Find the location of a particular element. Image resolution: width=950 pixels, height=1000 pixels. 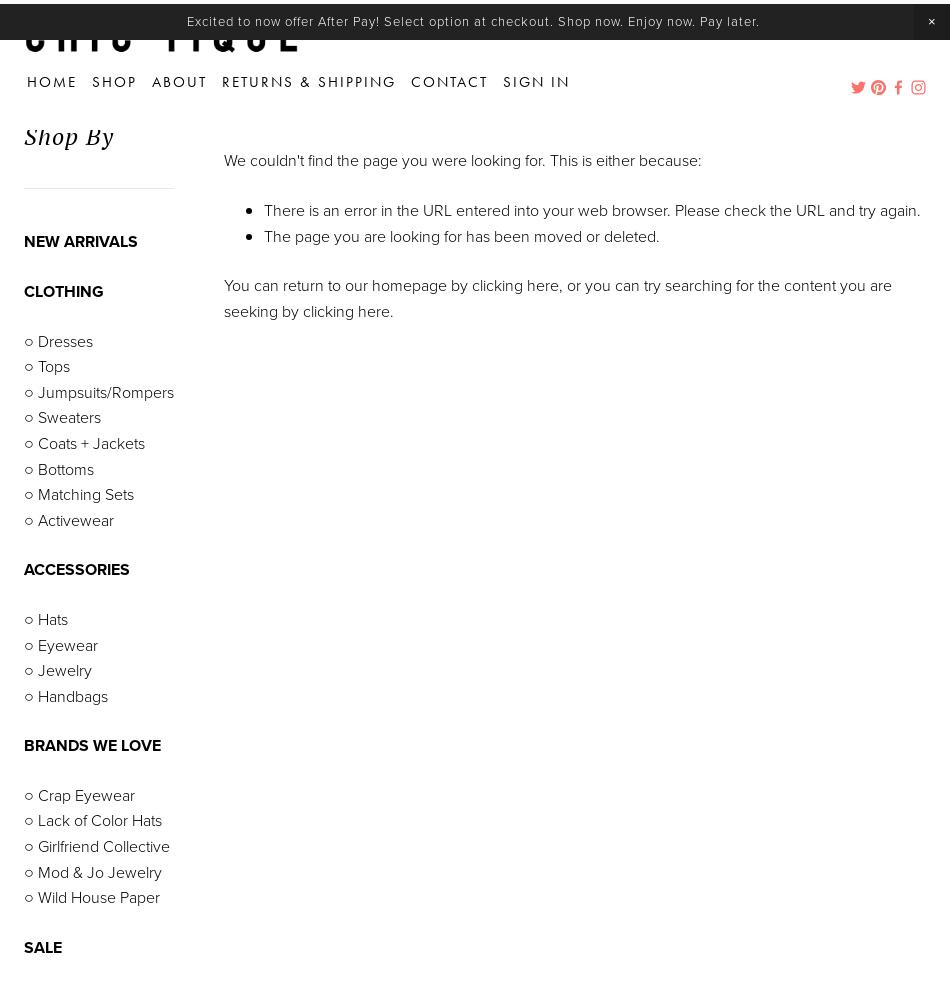

'○ Lack' is located at coordinates (24, 807).